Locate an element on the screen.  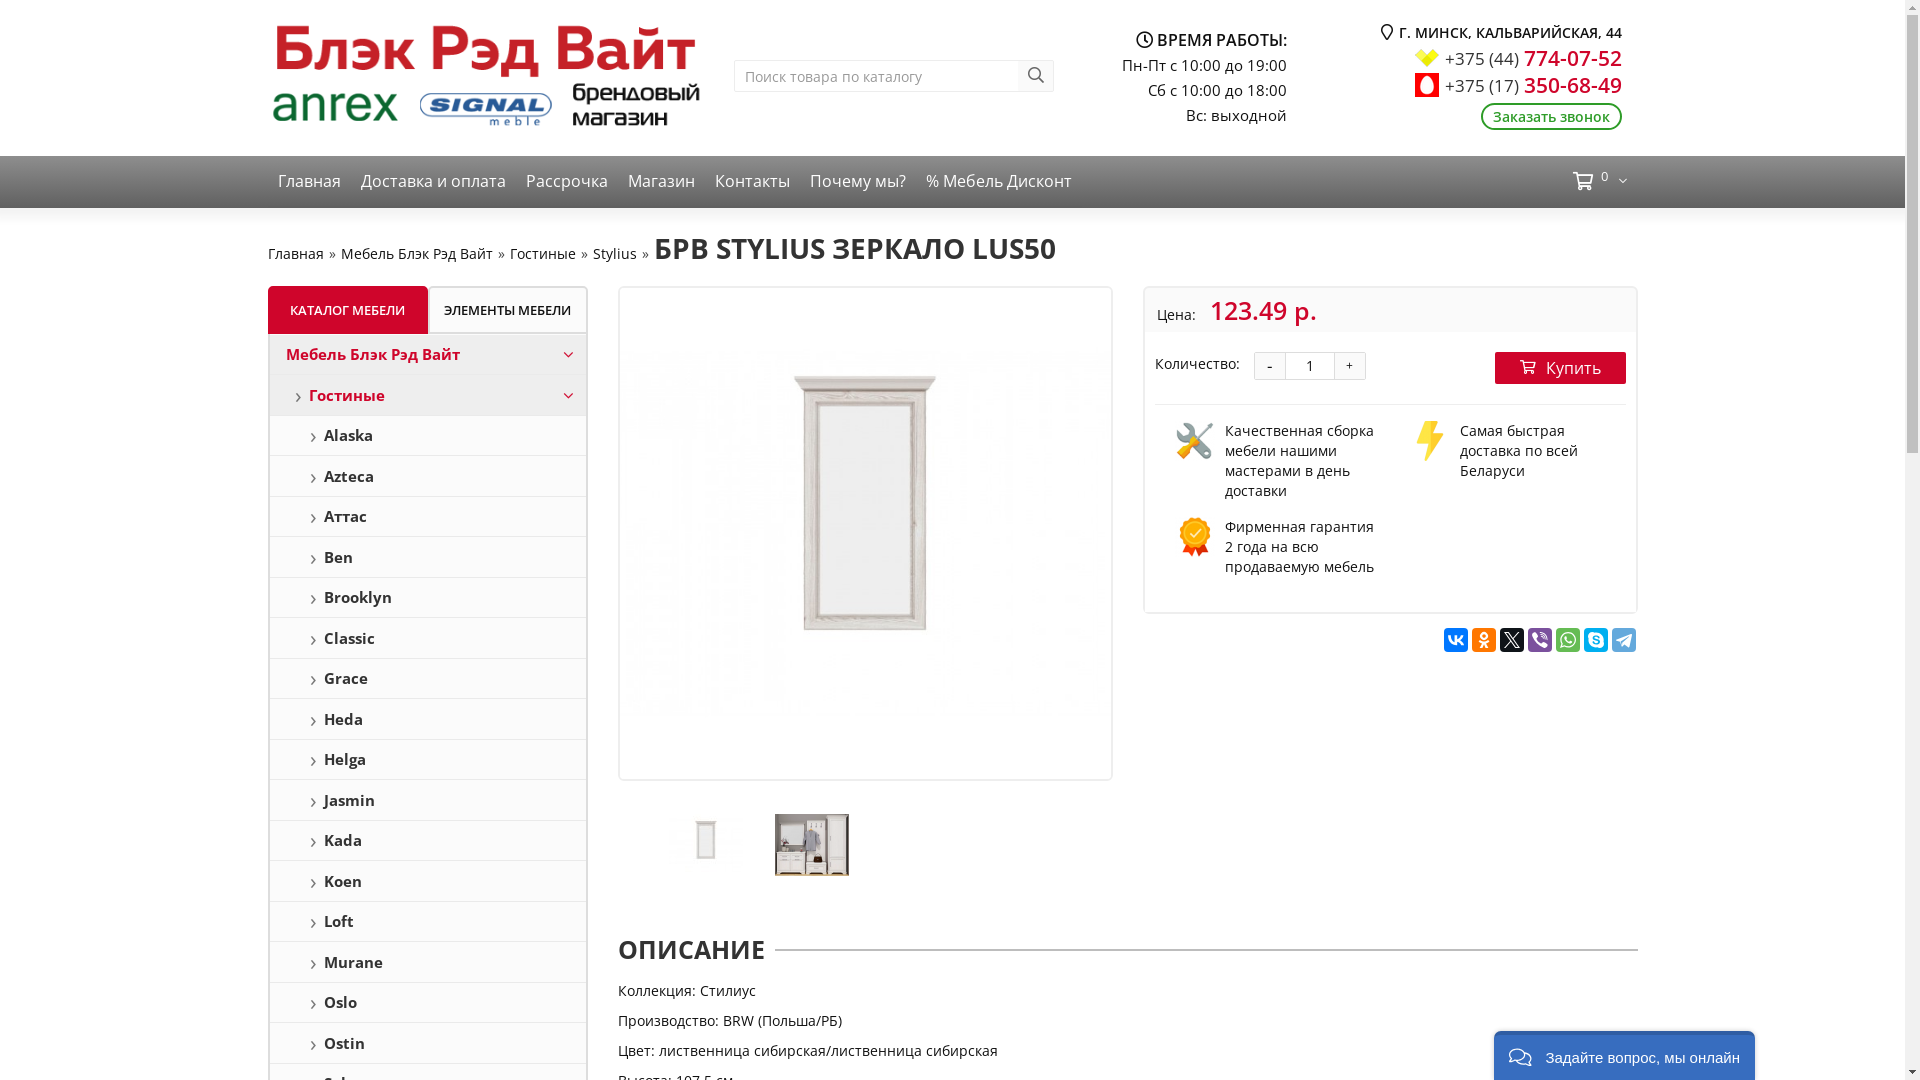
'Grace' is located at coordinates (426, 677).